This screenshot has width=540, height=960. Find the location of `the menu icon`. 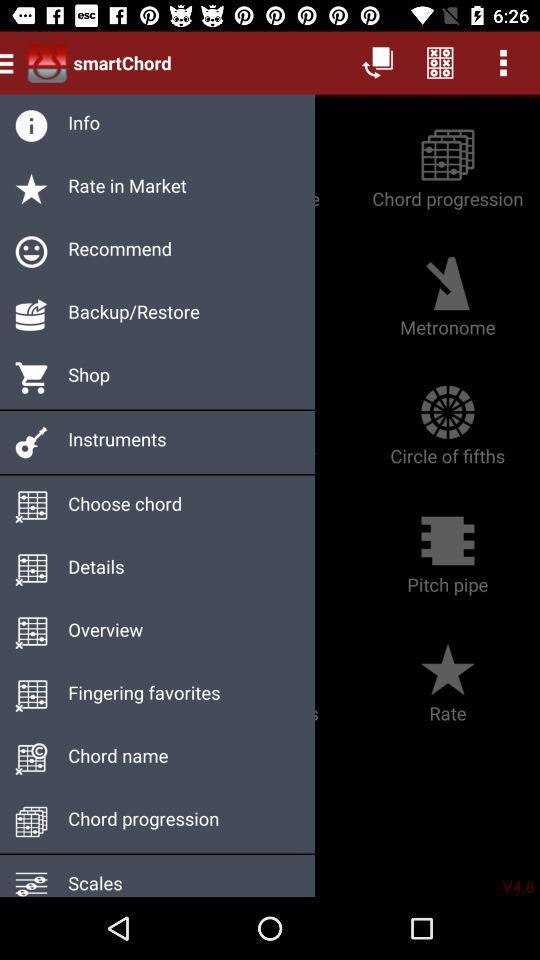

the menu icon is located at coordinates (9, 62).